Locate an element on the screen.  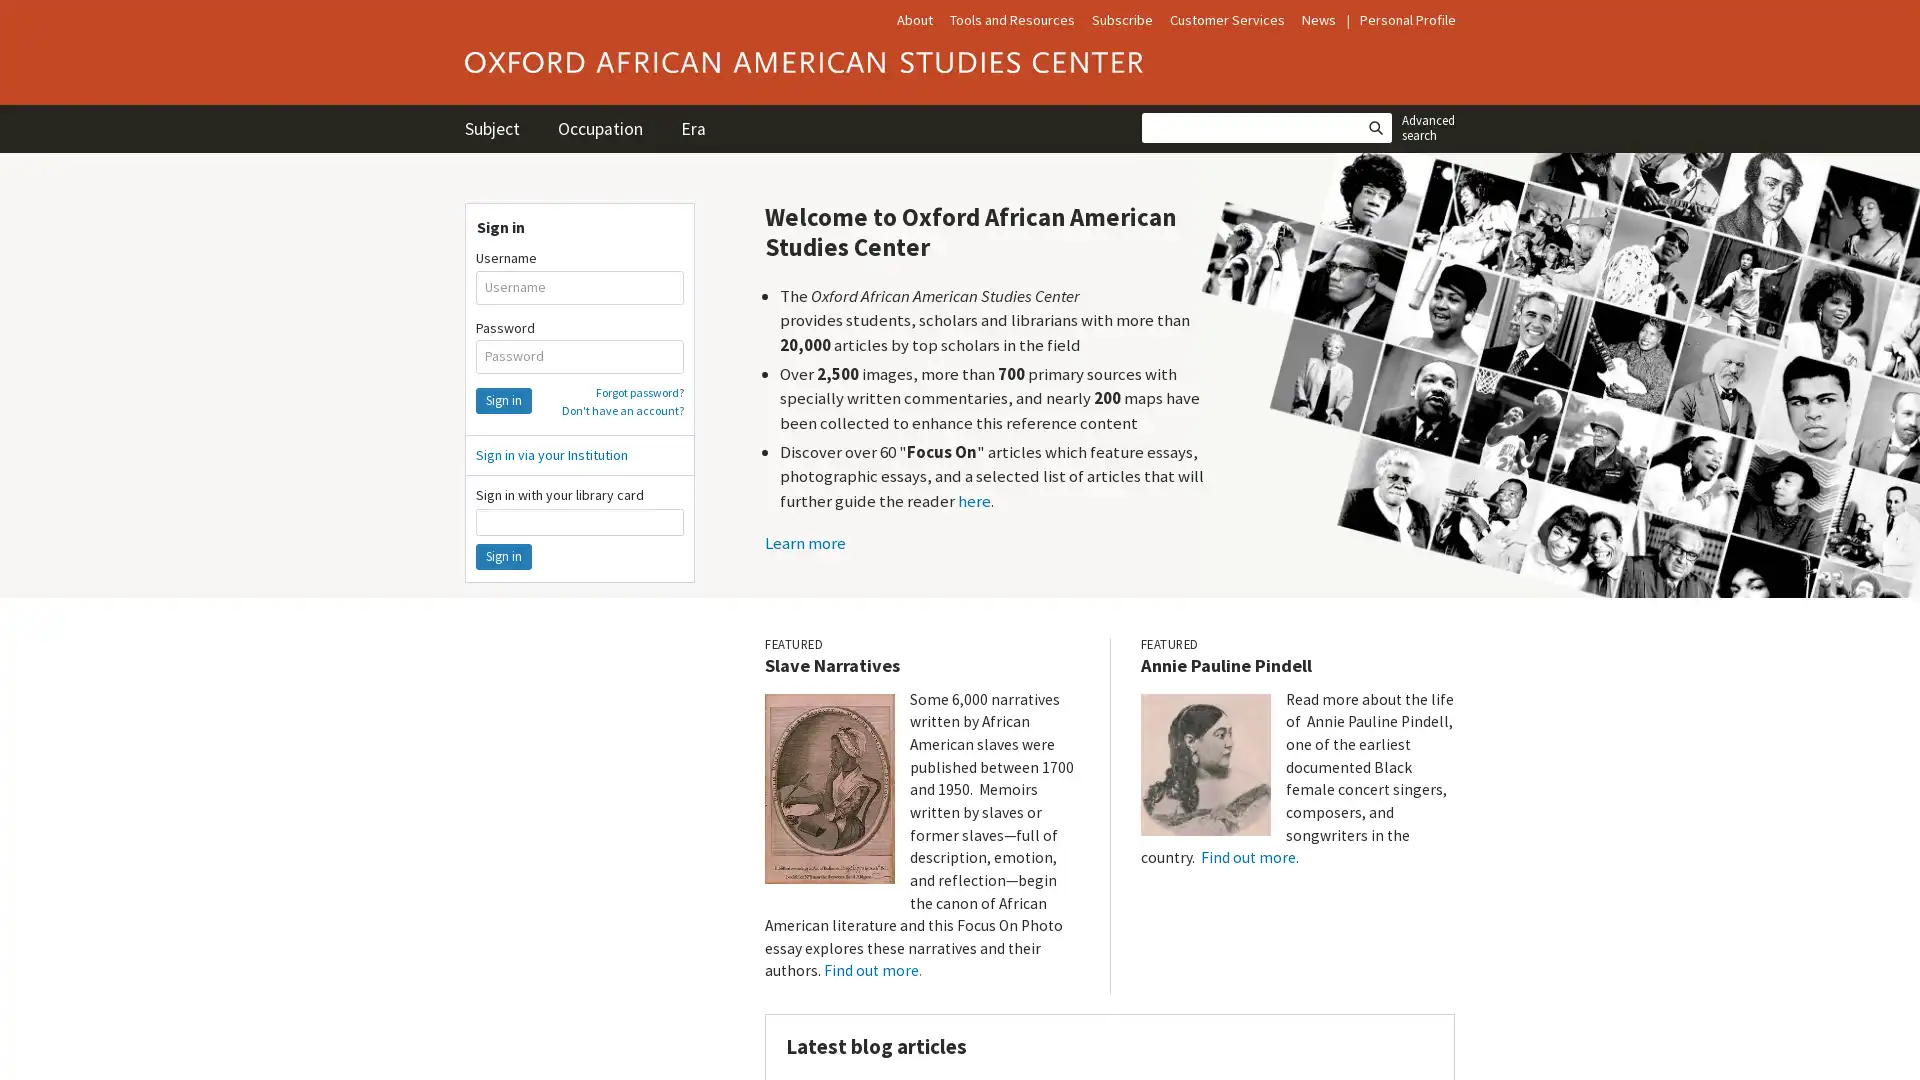
Era is located at coordinates (692, 128).